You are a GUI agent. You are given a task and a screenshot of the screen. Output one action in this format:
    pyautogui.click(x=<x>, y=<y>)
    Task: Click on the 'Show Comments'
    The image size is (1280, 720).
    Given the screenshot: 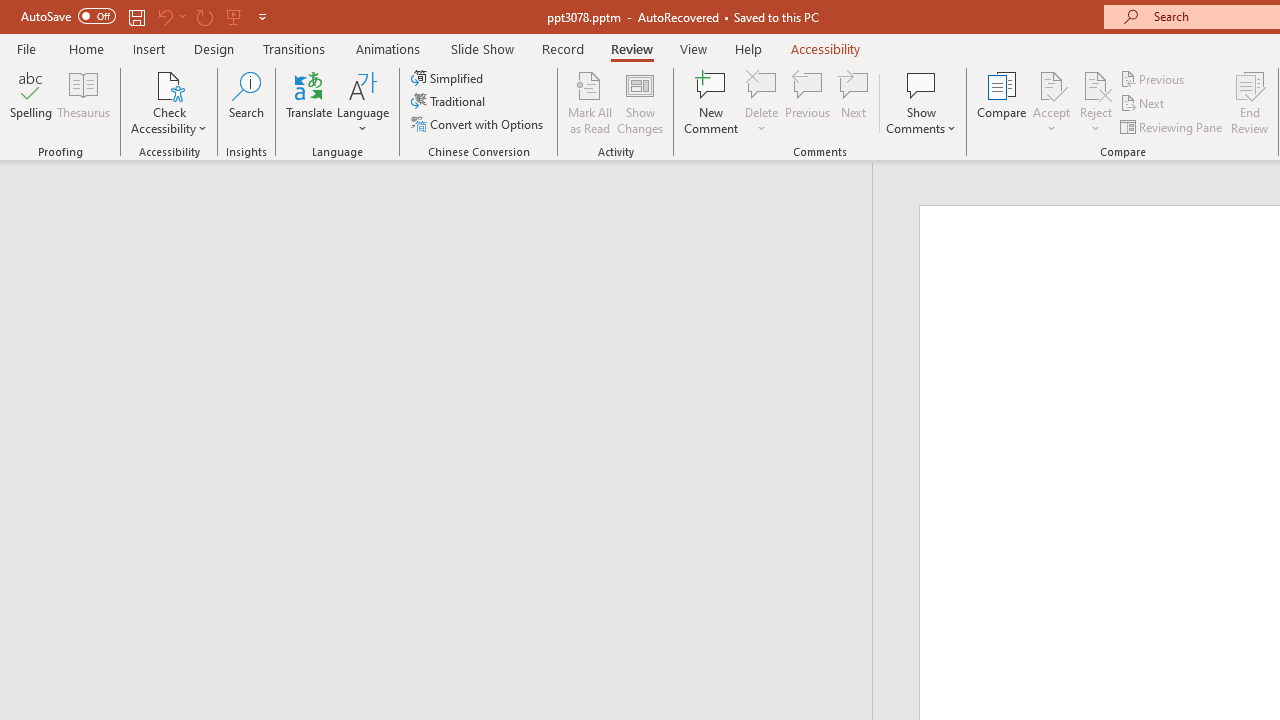 What is the action you would take?
    pyautogui.click(x=920, y=84)
    